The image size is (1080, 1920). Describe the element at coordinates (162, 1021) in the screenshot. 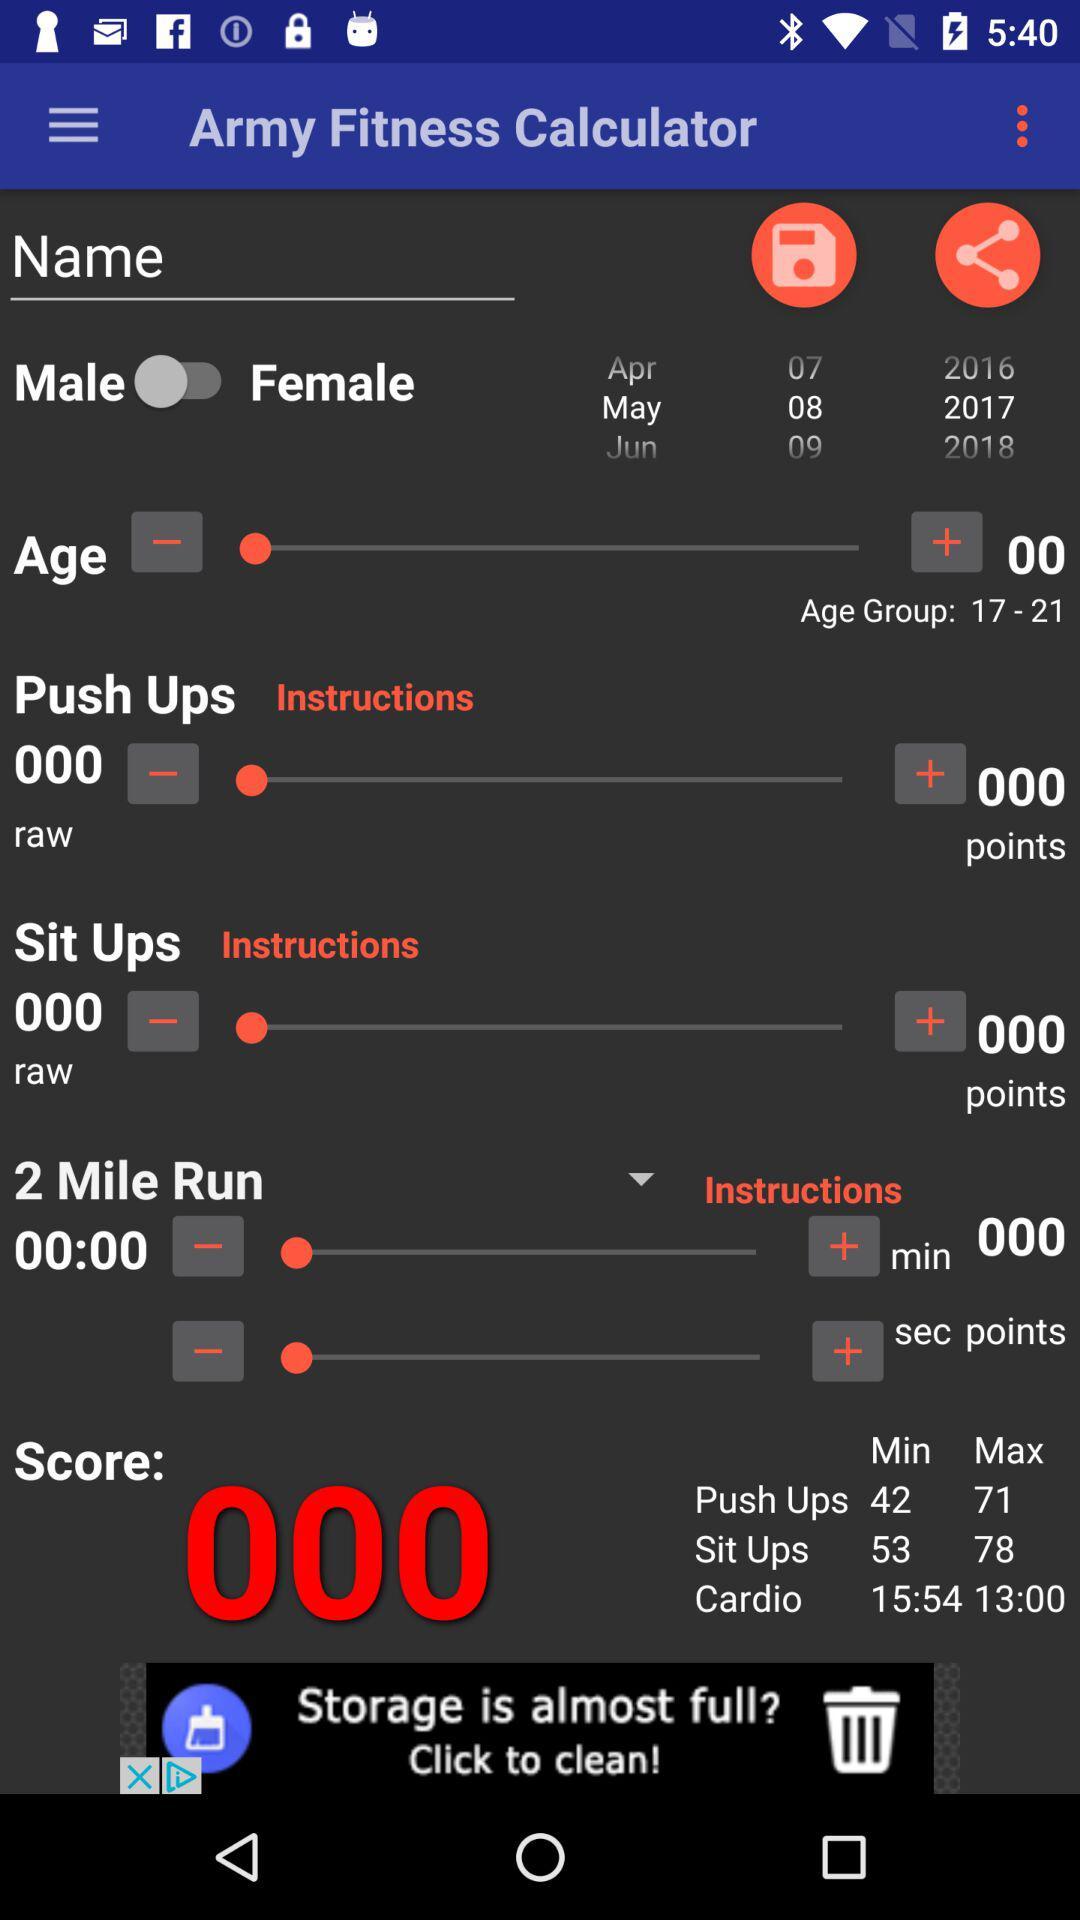

I see `the minus icon` at that location.